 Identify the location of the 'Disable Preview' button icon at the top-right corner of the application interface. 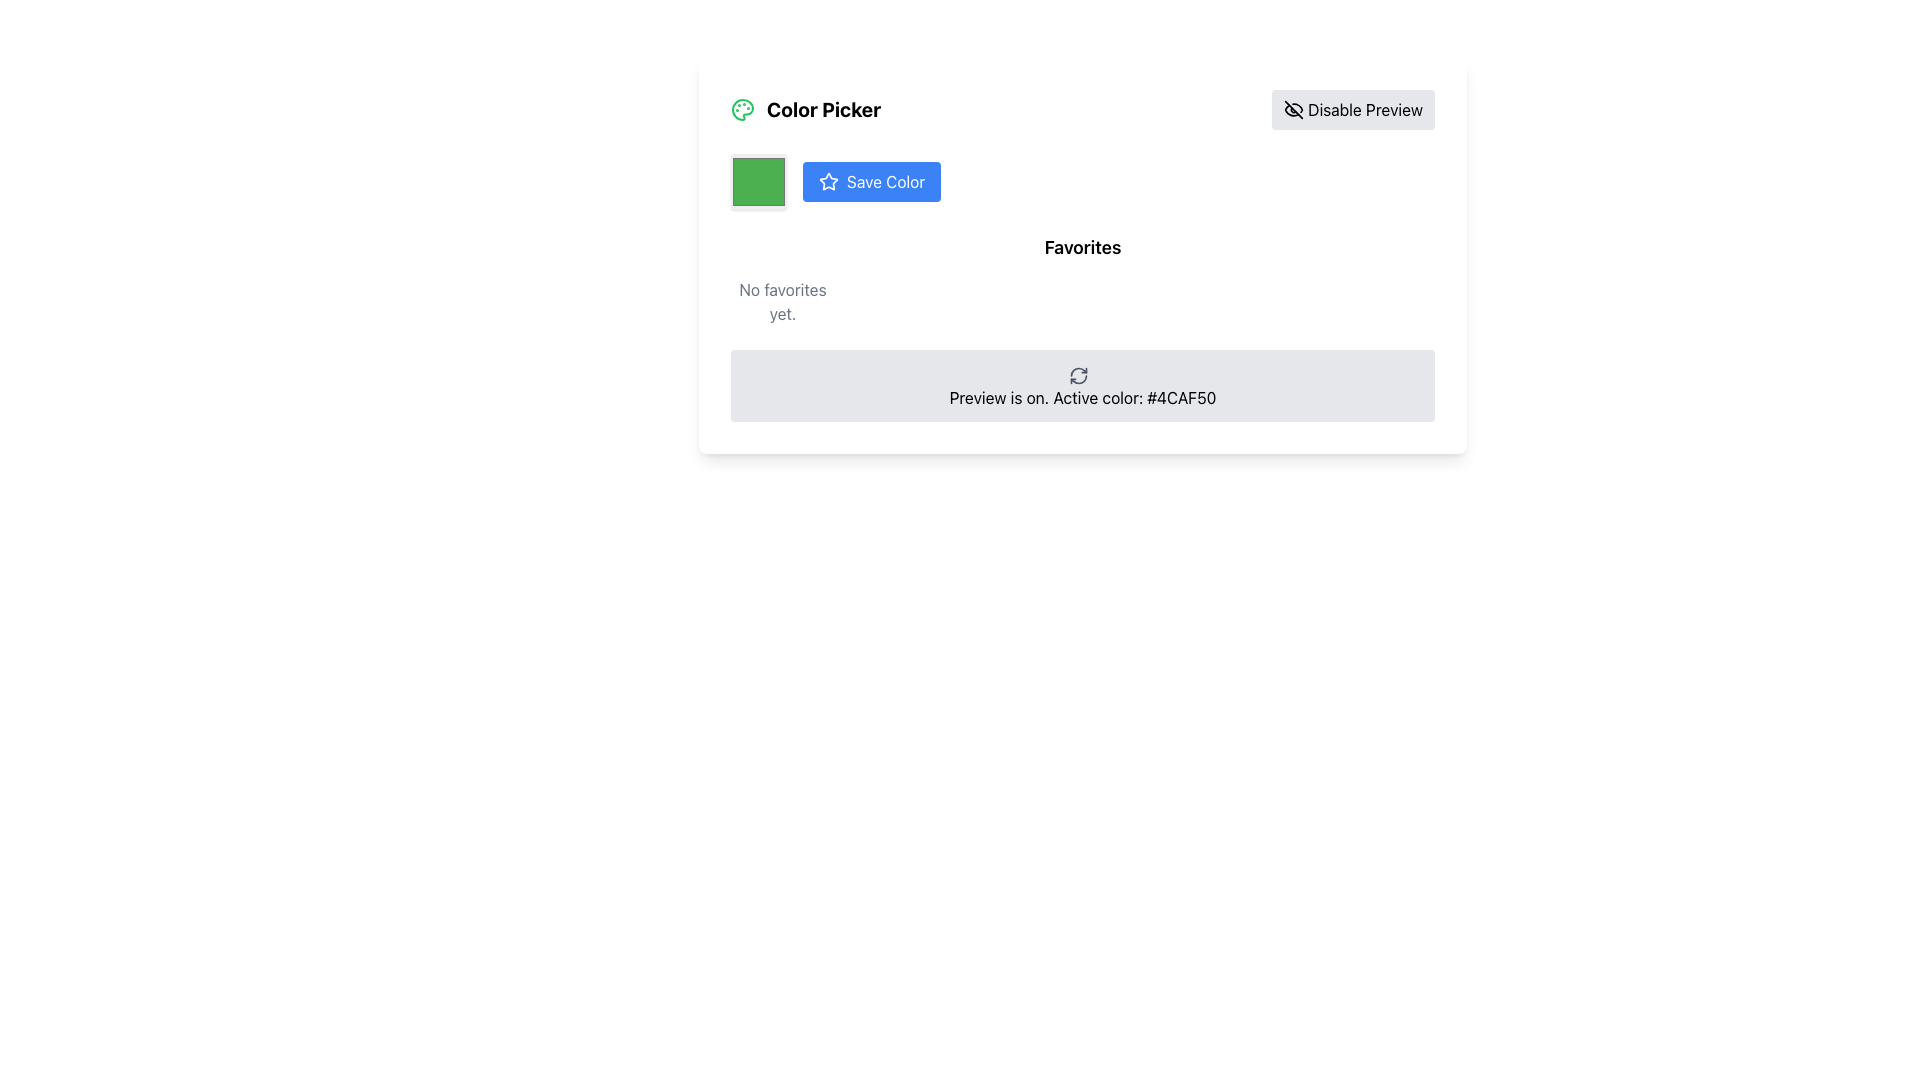
(1294, 110).